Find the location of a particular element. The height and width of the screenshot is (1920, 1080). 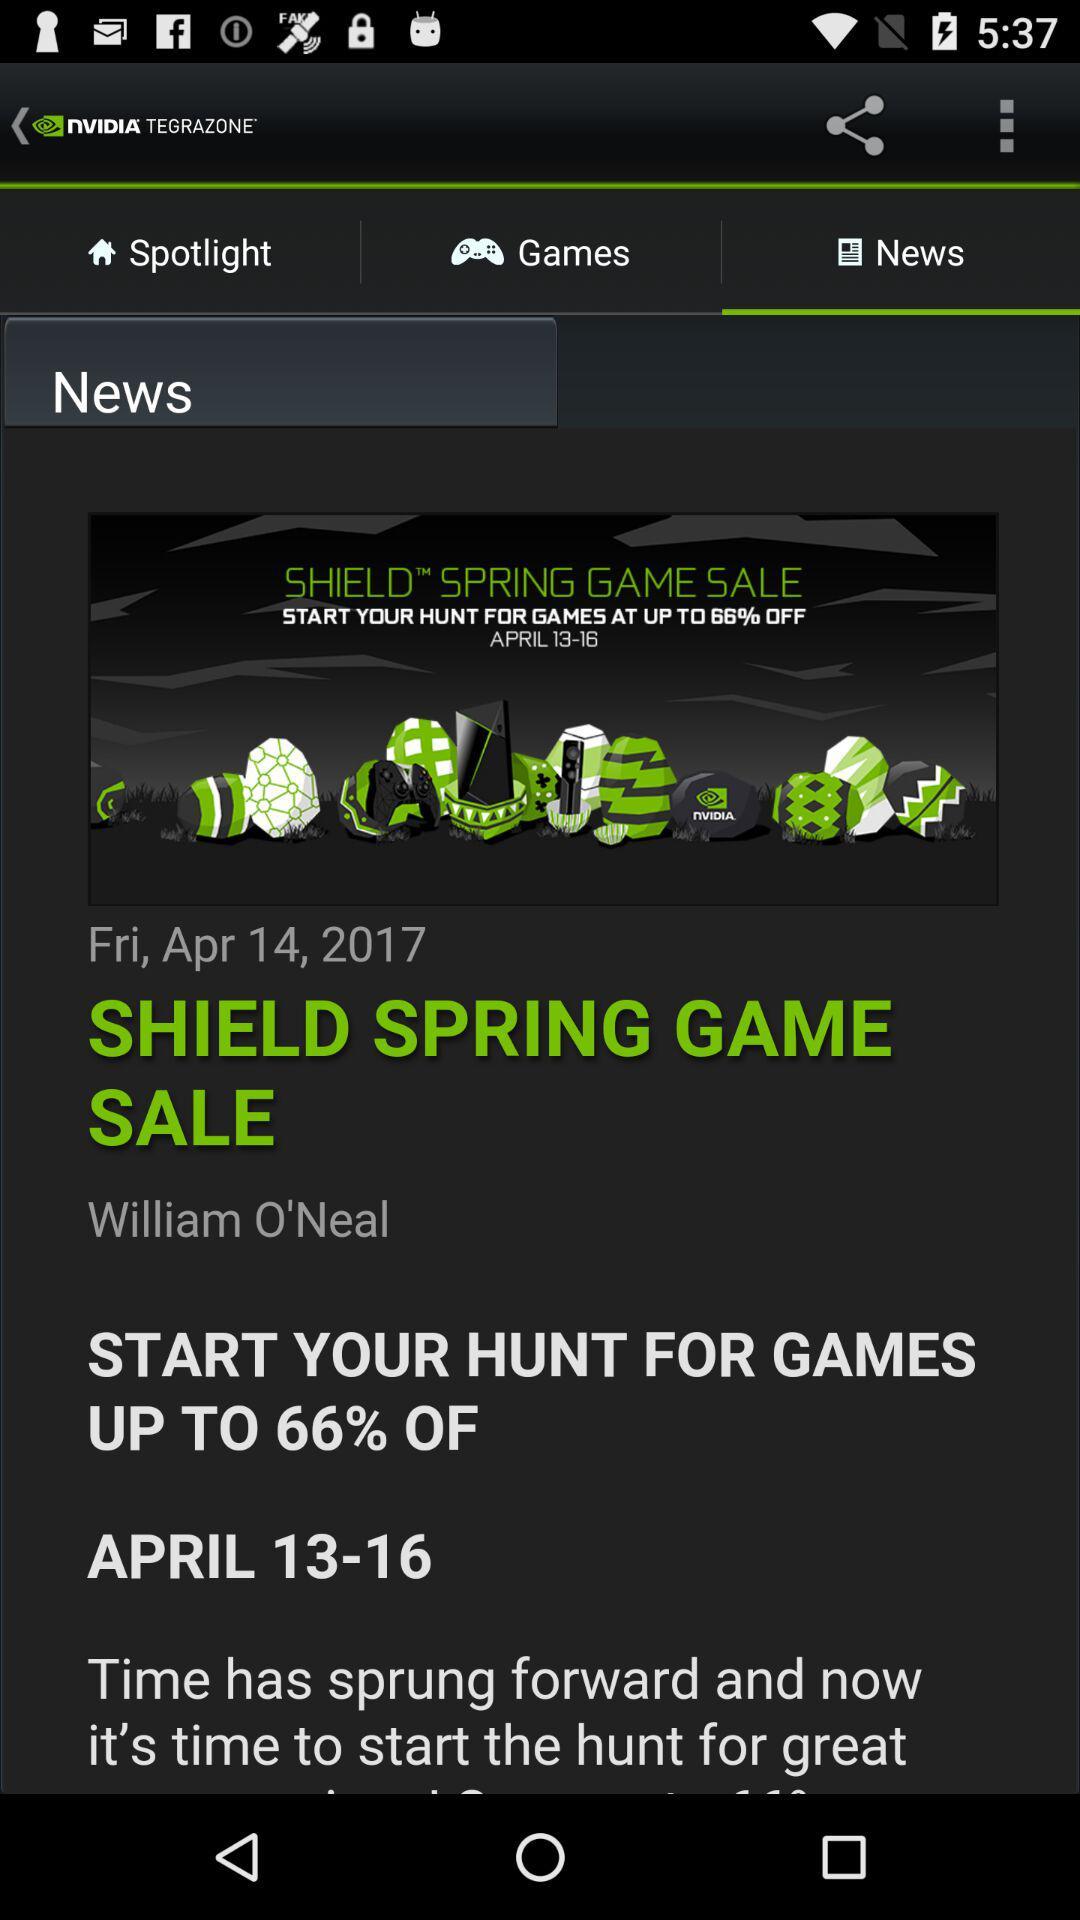

link is located at coordinates (540, 1110).